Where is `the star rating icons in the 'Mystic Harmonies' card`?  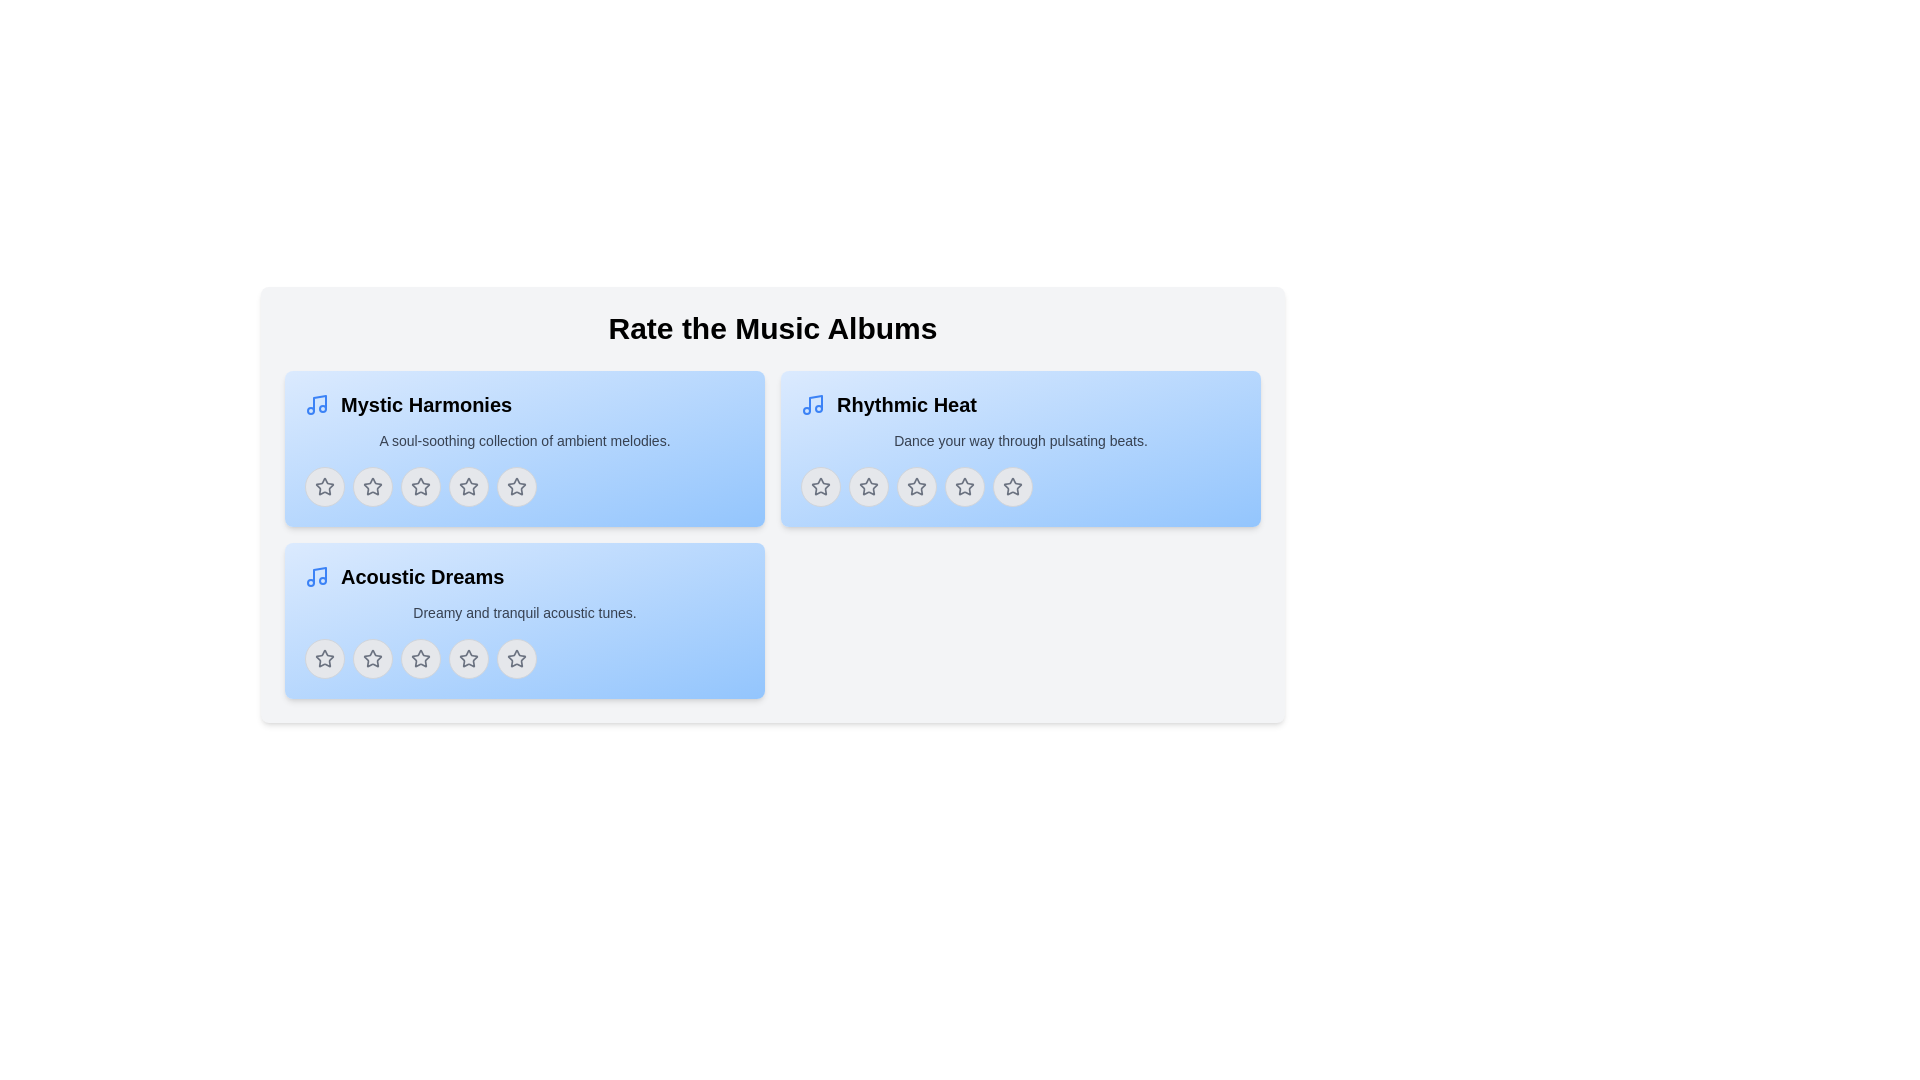 the star rating icons in the 'Mystic Harmonies' card is located at coordinates (524, 447).